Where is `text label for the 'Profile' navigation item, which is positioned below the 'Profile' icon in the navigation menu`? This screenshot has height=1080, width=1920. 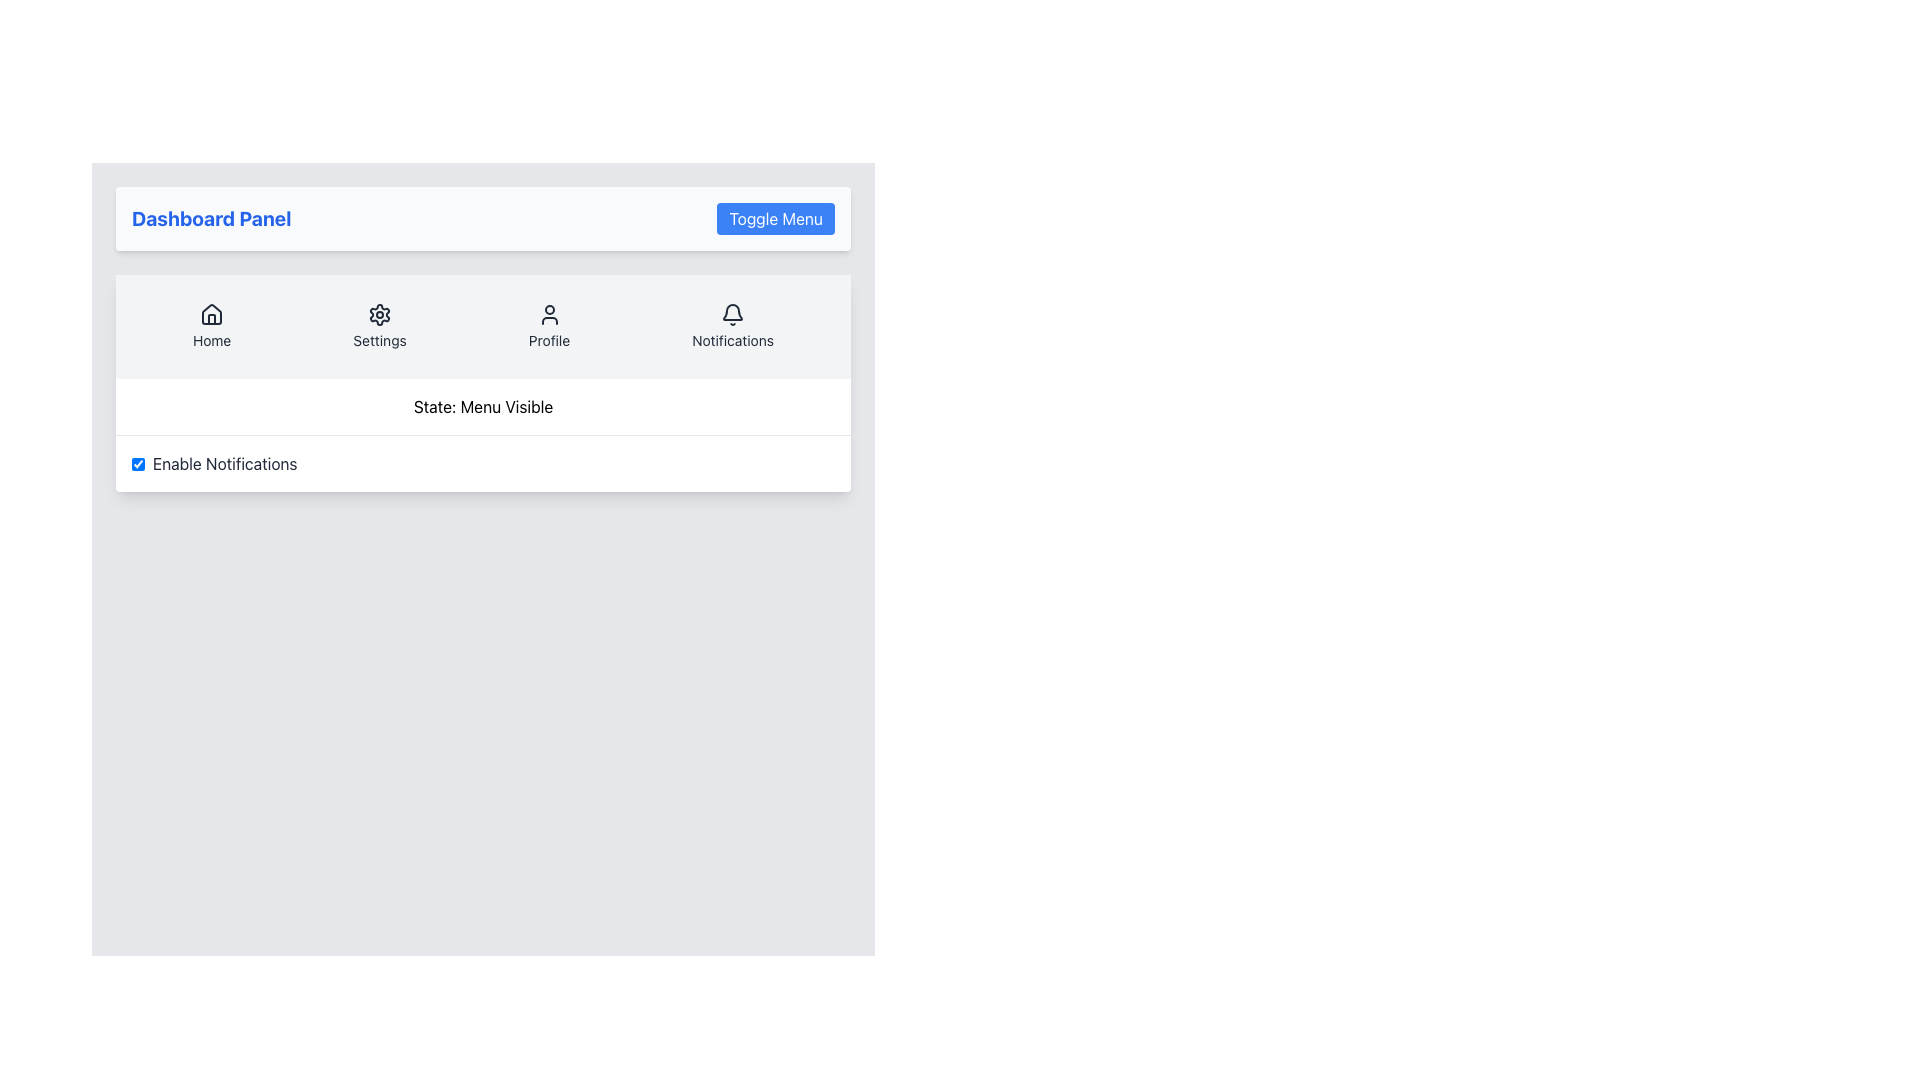 text label for the 'Profile' navigation item, which is positioned below the 'Profile' icon in the navigation menu is located at coordinates (549, 339).